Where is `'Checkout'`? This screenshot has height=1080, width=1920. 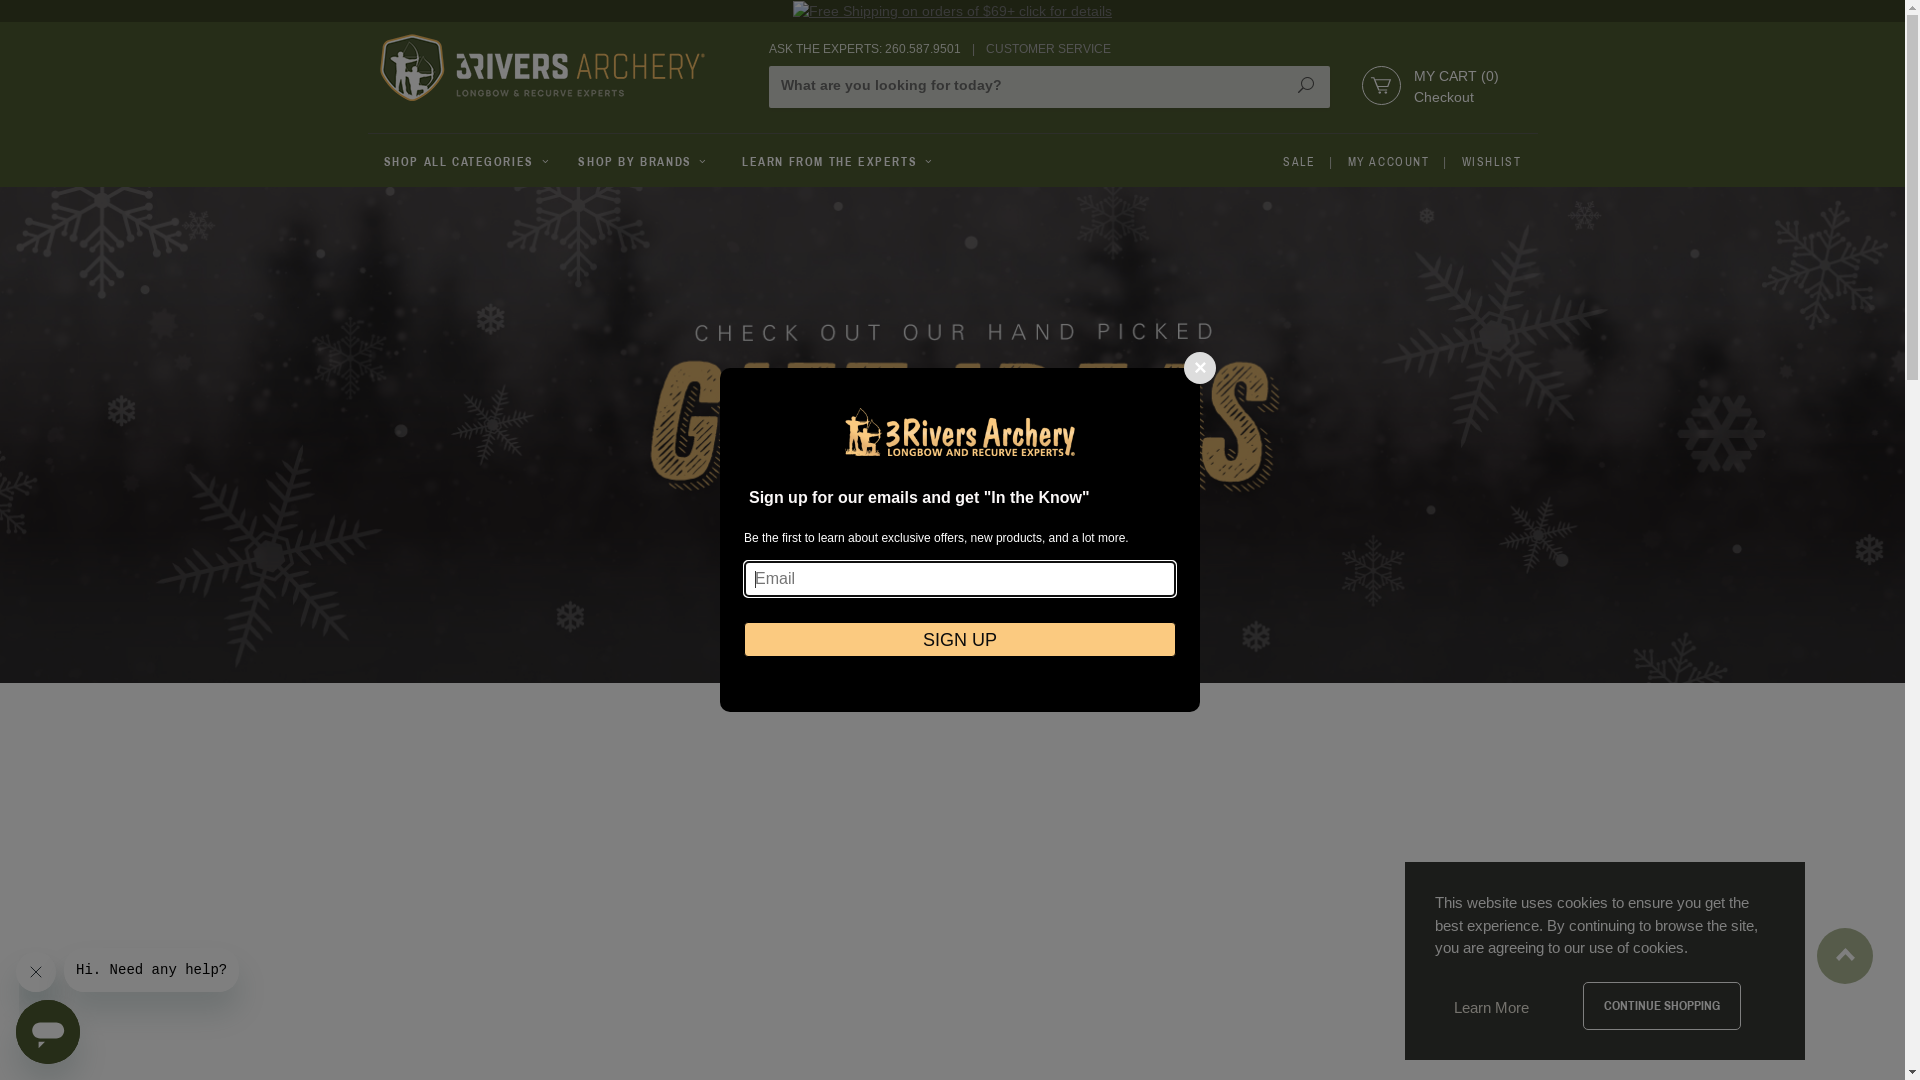 'Checkout' is located at coordinates (1444, 96).